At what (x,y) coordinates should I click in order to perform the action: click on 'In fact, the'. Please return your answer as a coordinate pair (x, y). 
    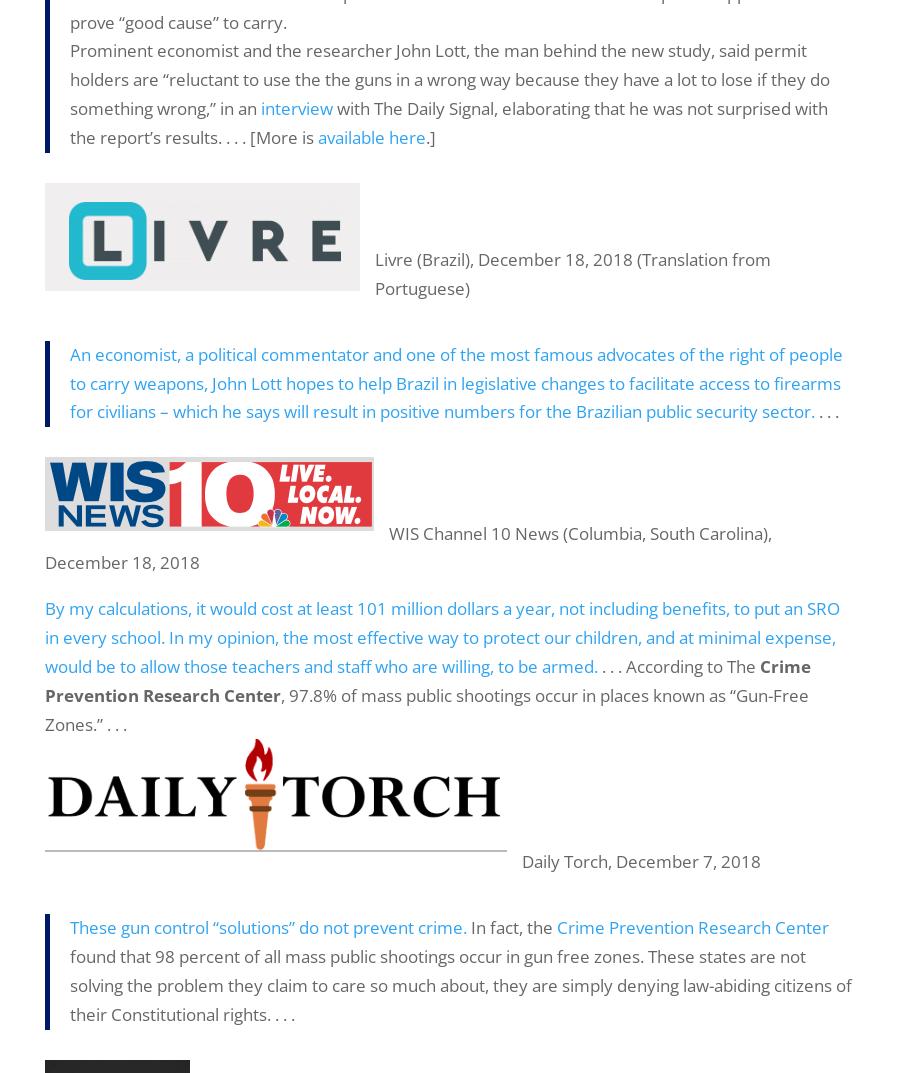
    Looking at the image, I should click on (511, 927).